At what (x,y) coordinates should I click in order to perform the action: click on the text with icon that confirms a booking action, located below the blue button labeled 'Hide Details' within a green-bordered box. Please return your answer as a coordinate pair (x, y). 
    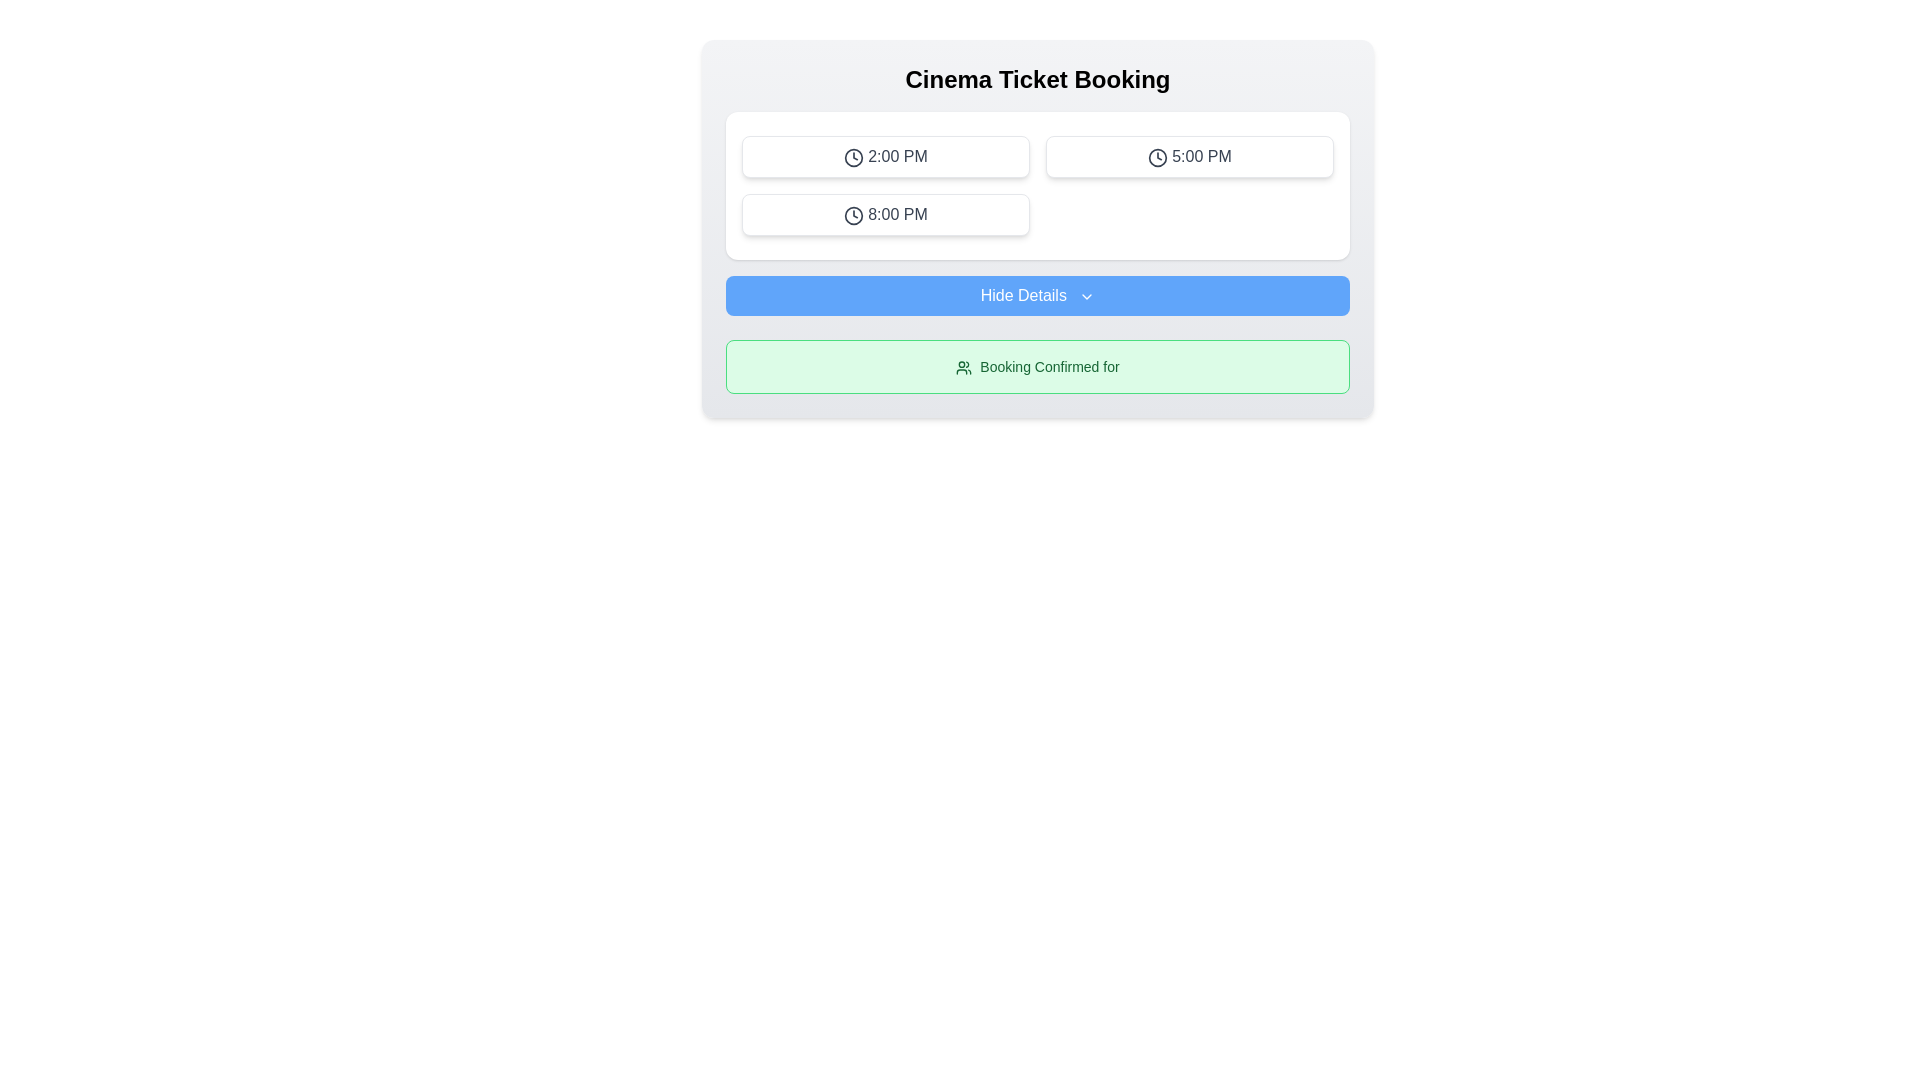
    Looking at the image, I should click on (1037, 366).